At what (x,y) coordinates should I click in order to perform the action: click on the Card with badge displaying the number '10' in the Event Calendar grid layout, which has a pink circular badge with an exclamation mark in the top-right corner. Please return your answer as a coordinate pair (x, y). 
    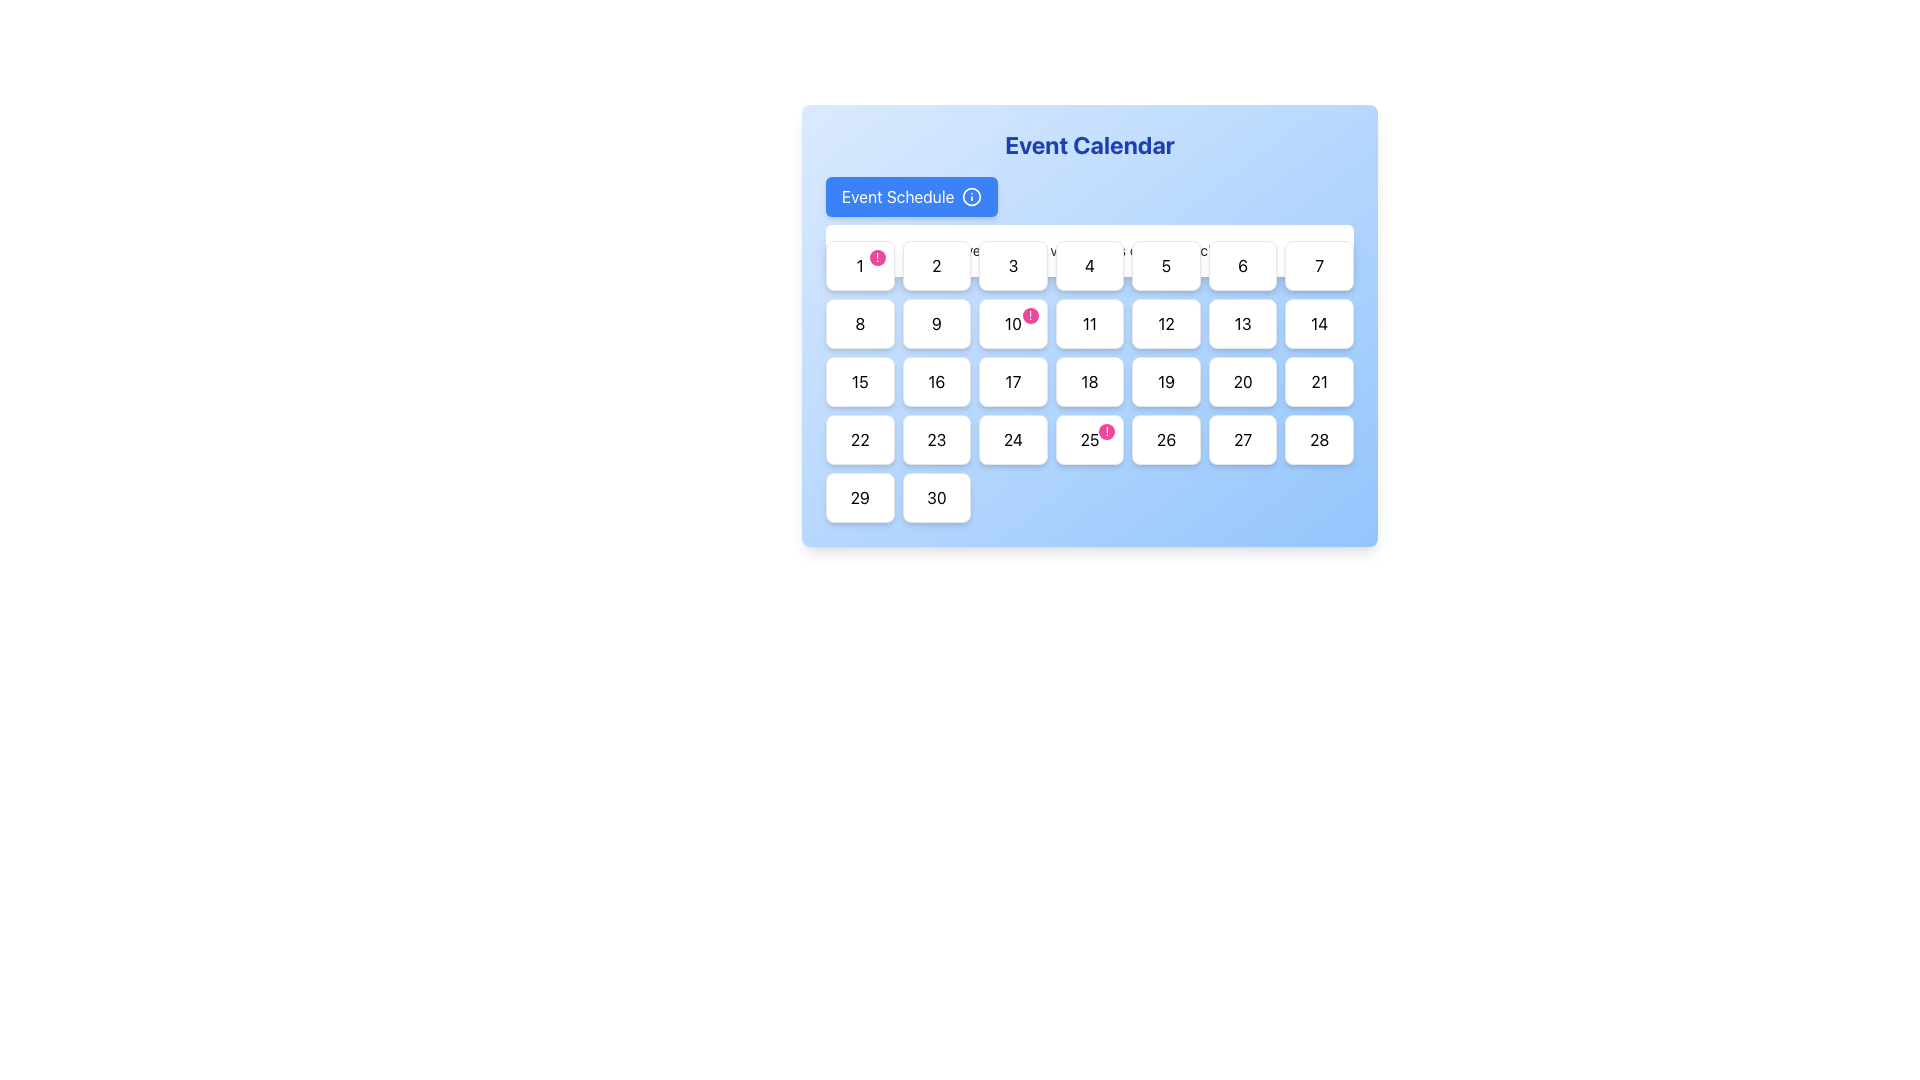
    Looking at the image, I should click on (1013, 323).